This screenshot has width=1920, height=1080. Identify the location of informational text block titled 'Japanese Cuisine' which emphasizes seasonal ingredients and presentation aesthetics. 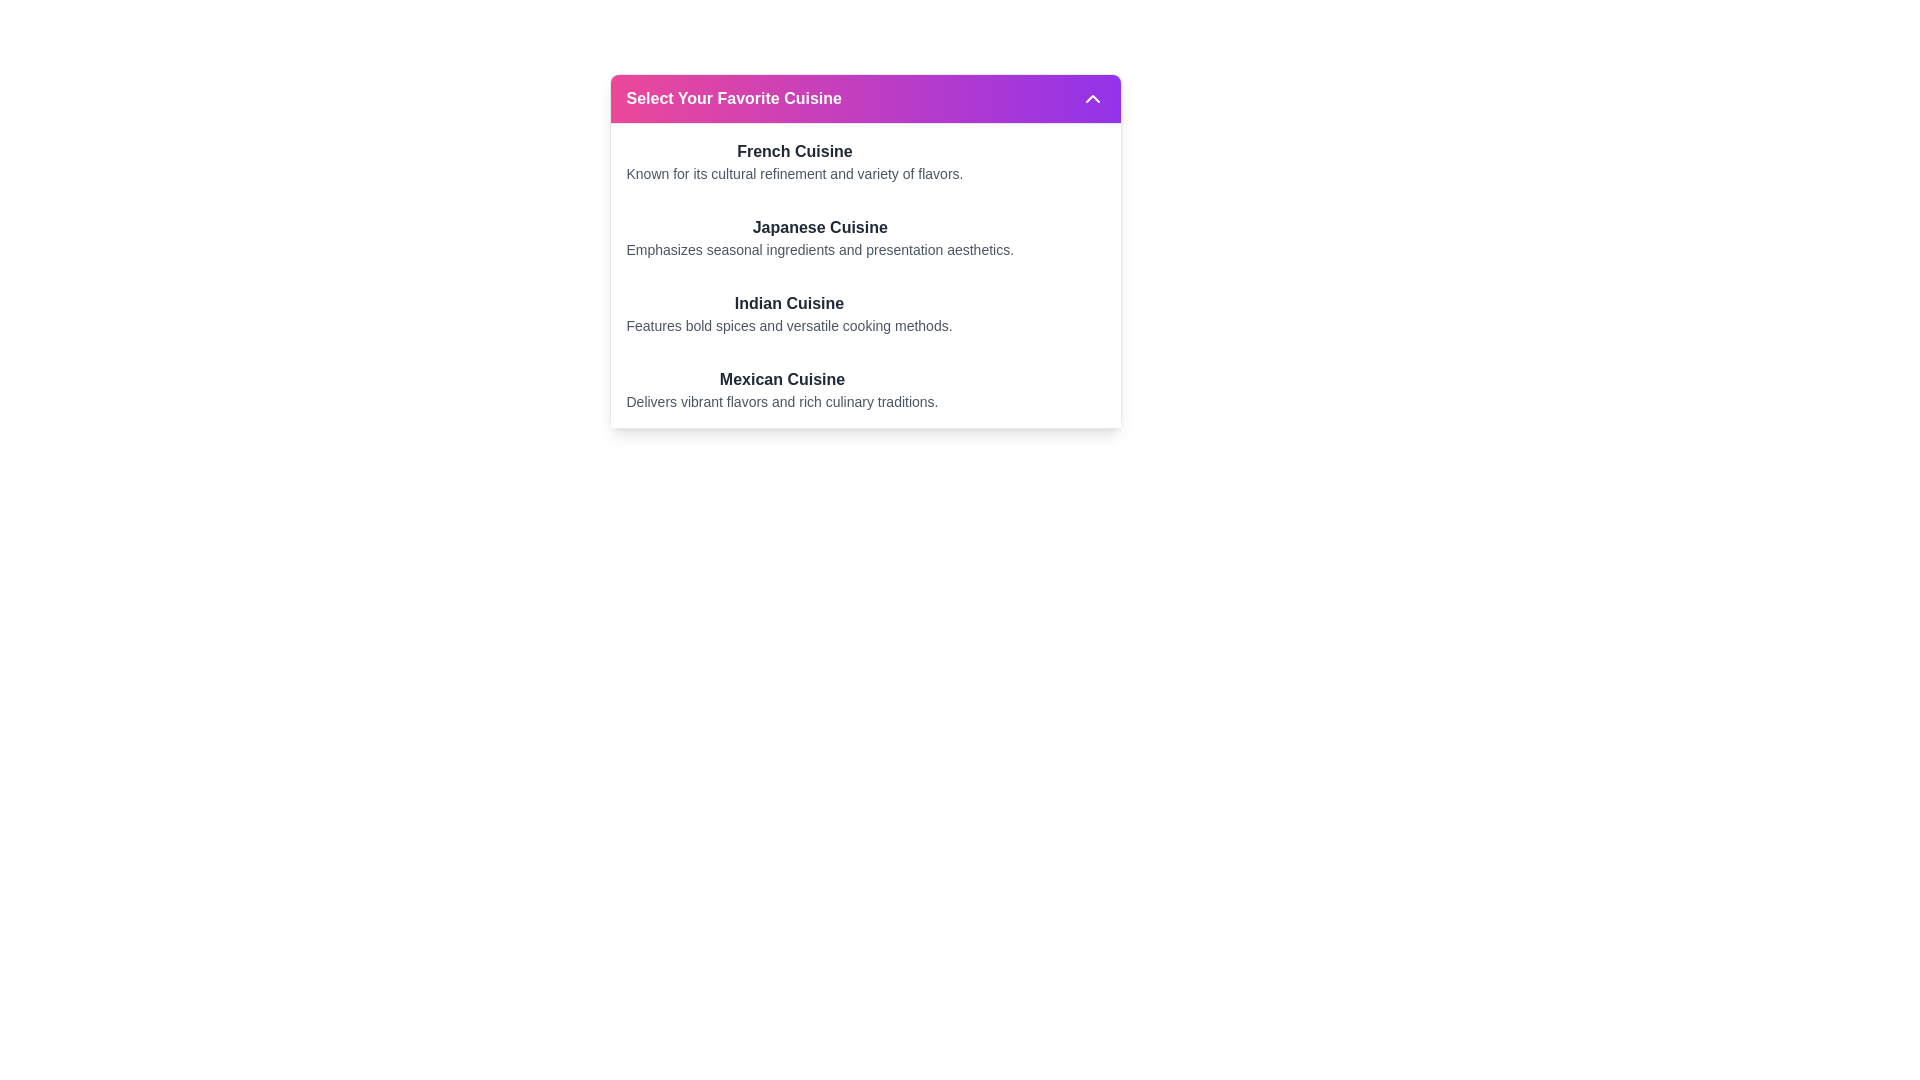
(820, 237).